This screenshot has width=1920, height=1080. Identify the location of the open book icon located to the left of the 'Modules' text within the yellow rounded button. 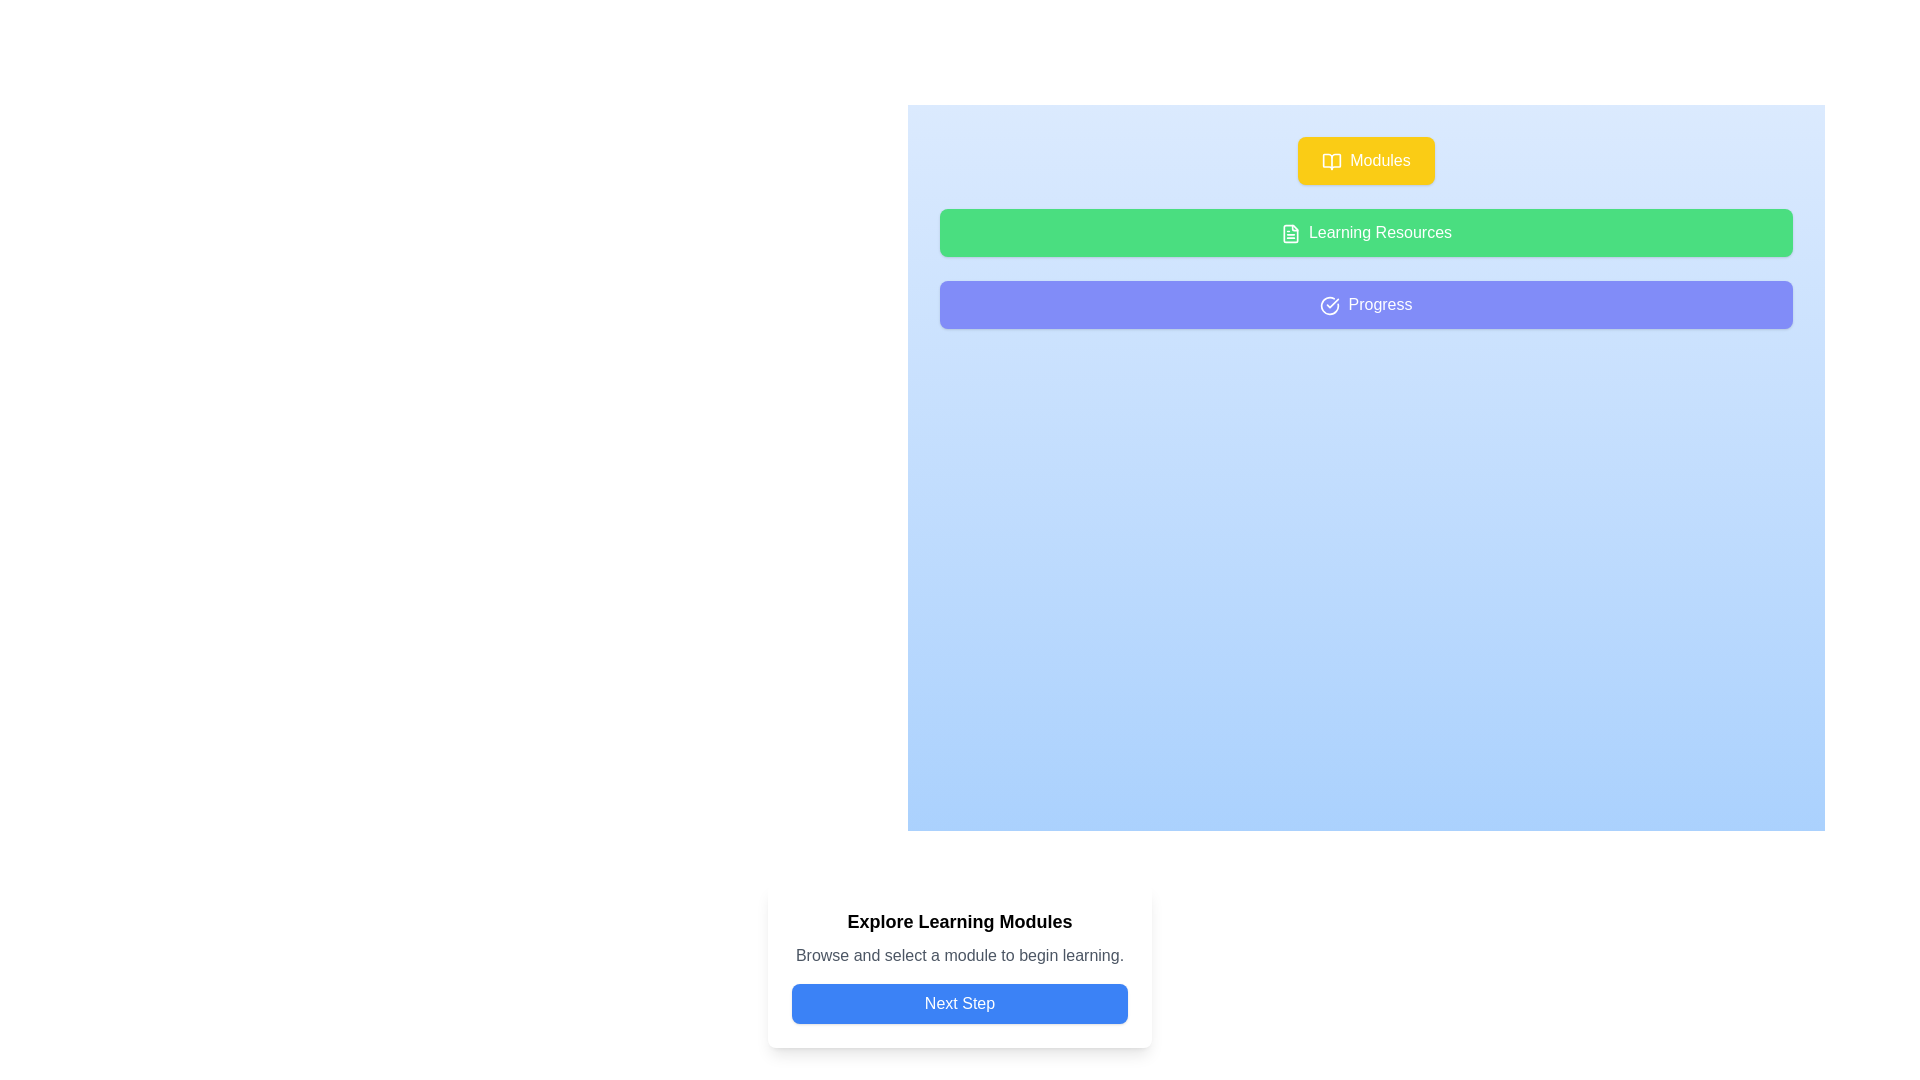
(1332, 160).